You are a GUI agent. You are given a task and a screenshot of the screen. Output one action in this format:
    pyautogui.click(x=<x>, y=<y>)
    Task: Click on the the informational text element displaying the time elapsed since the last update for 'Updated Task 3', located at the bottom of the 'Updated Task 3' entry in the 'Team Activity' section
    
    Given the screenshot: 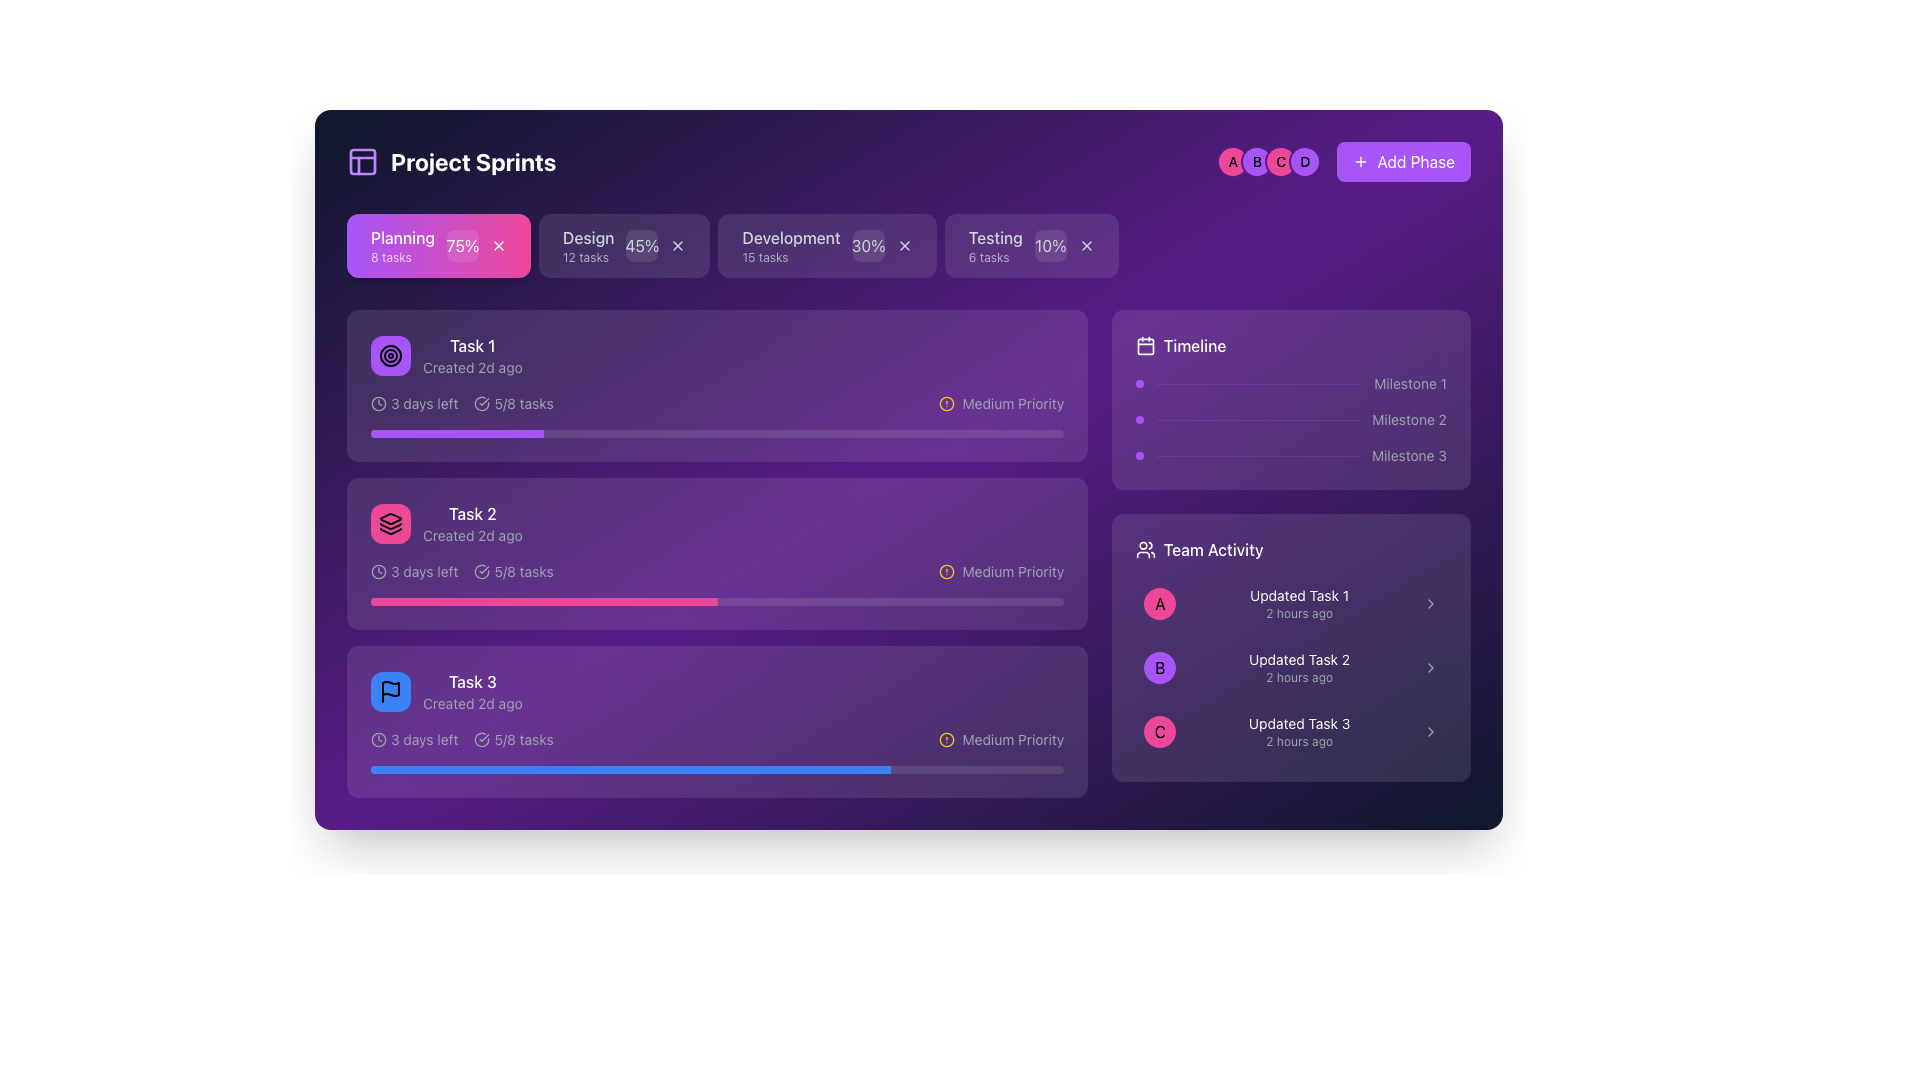 What is the action you would take?
    pyautogui.click(x=1299, y=741)
    